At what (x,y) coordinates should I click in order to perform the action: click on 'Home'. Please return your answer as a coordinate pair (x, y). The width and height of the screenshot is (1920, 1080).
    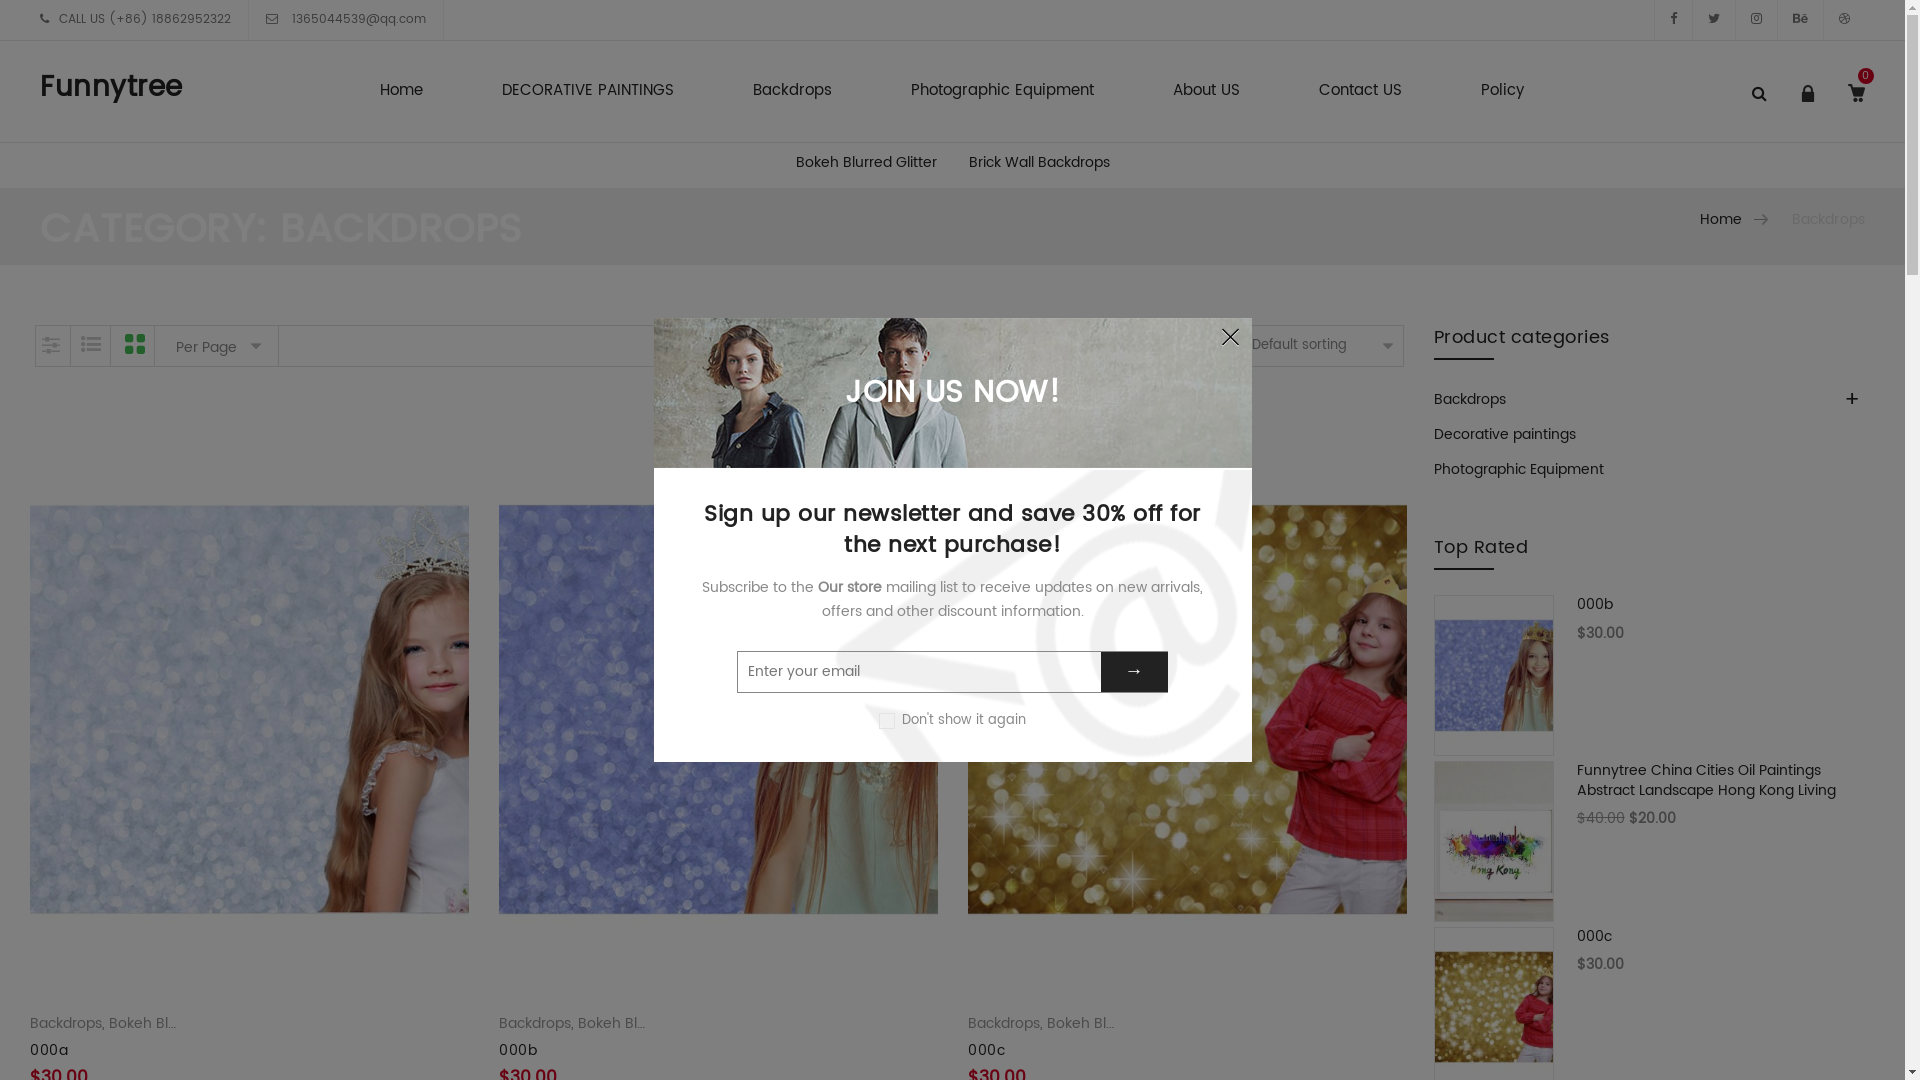
    Looking at the image, I should click on (400, 92).